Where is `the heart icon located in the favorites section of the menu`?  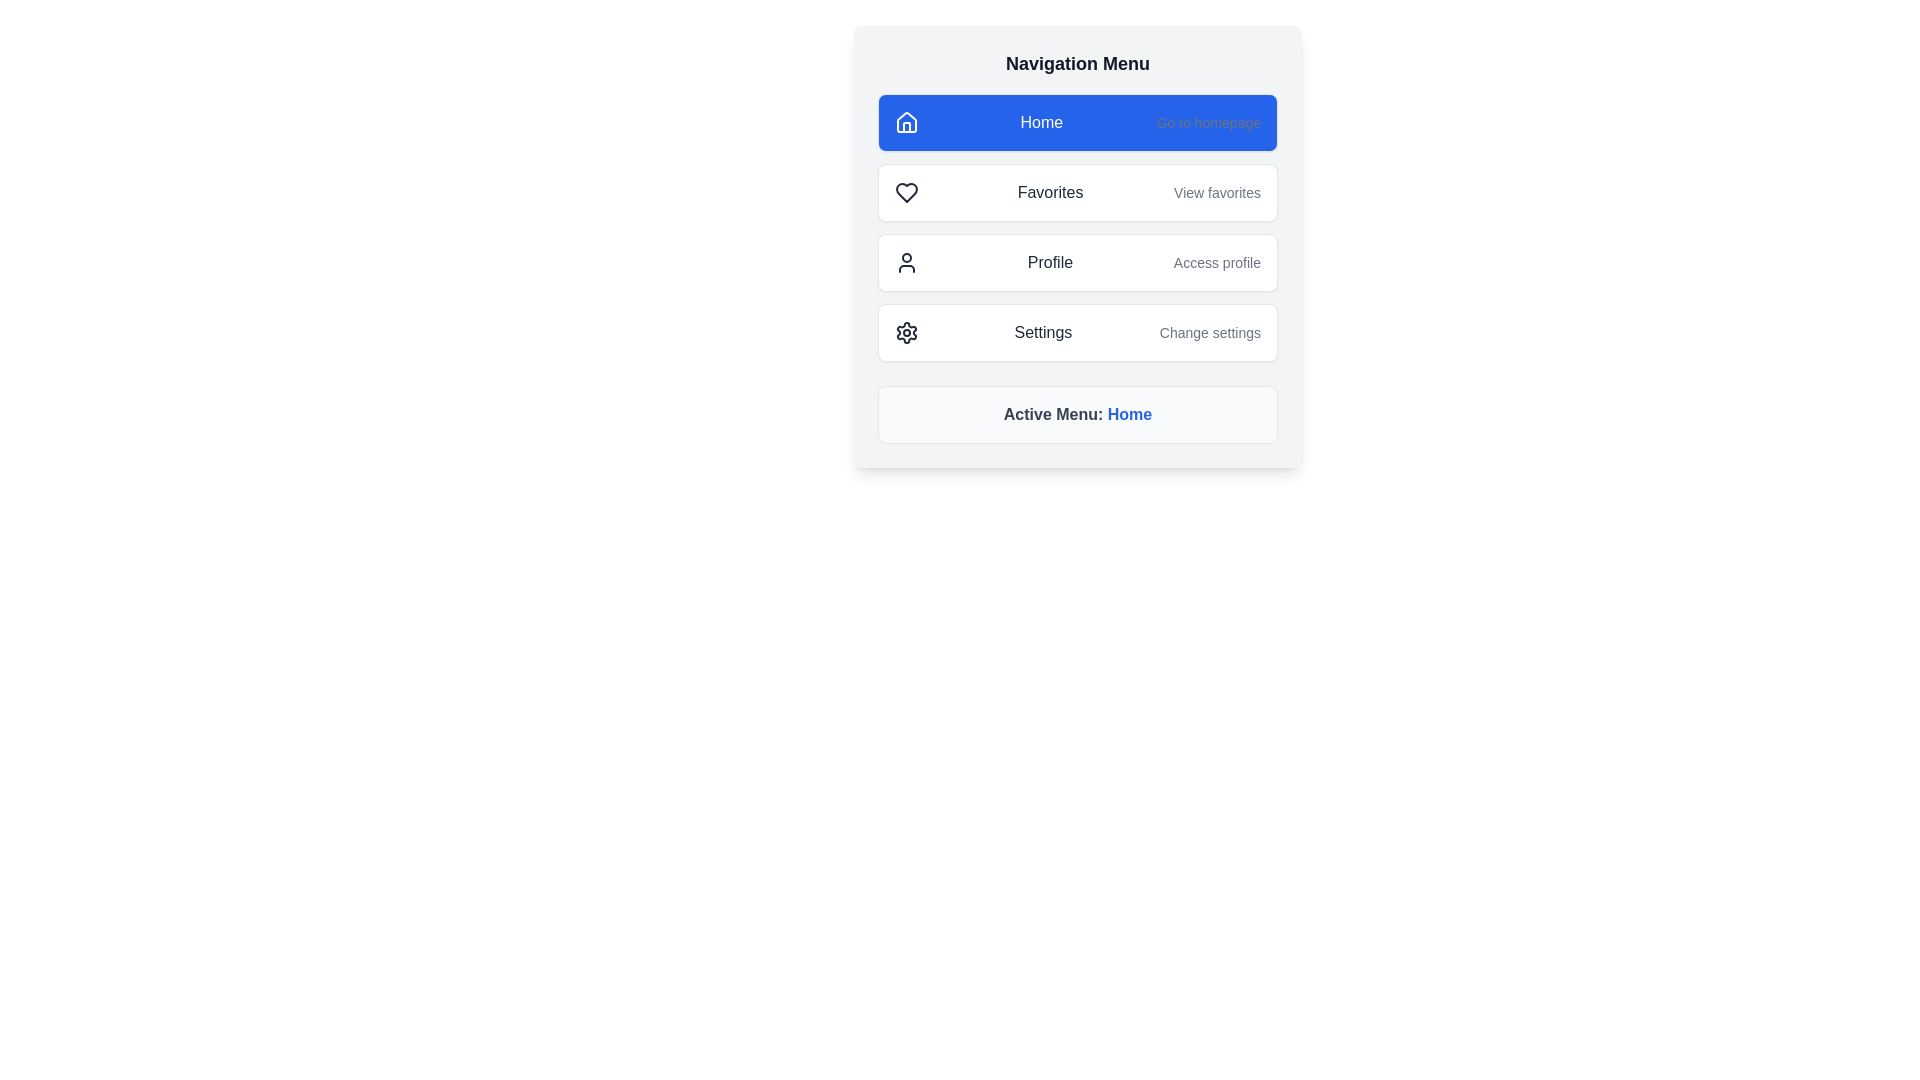
the heart icon located in the favorites section of the menu is located at coordinates (906, 192).